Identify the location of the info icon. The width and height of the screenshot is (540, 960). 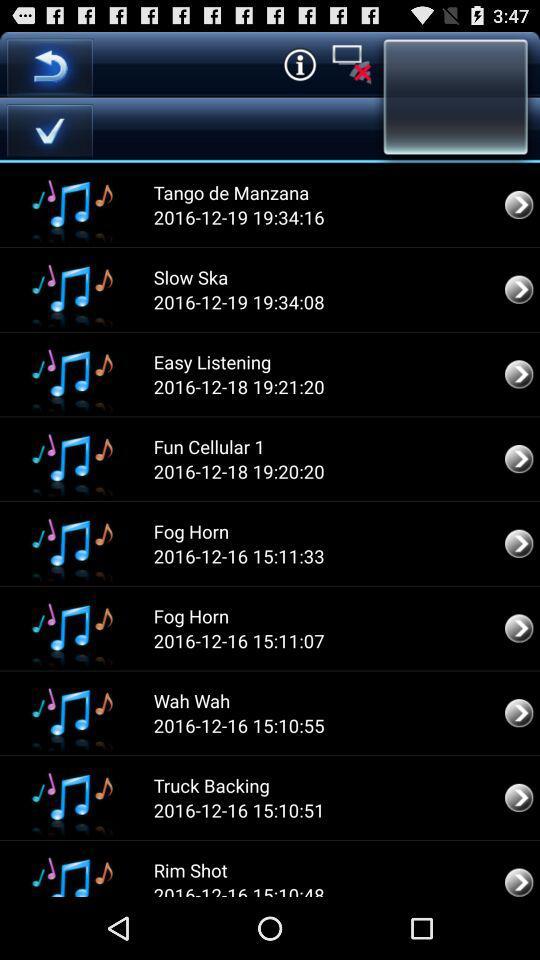
(298, 68).